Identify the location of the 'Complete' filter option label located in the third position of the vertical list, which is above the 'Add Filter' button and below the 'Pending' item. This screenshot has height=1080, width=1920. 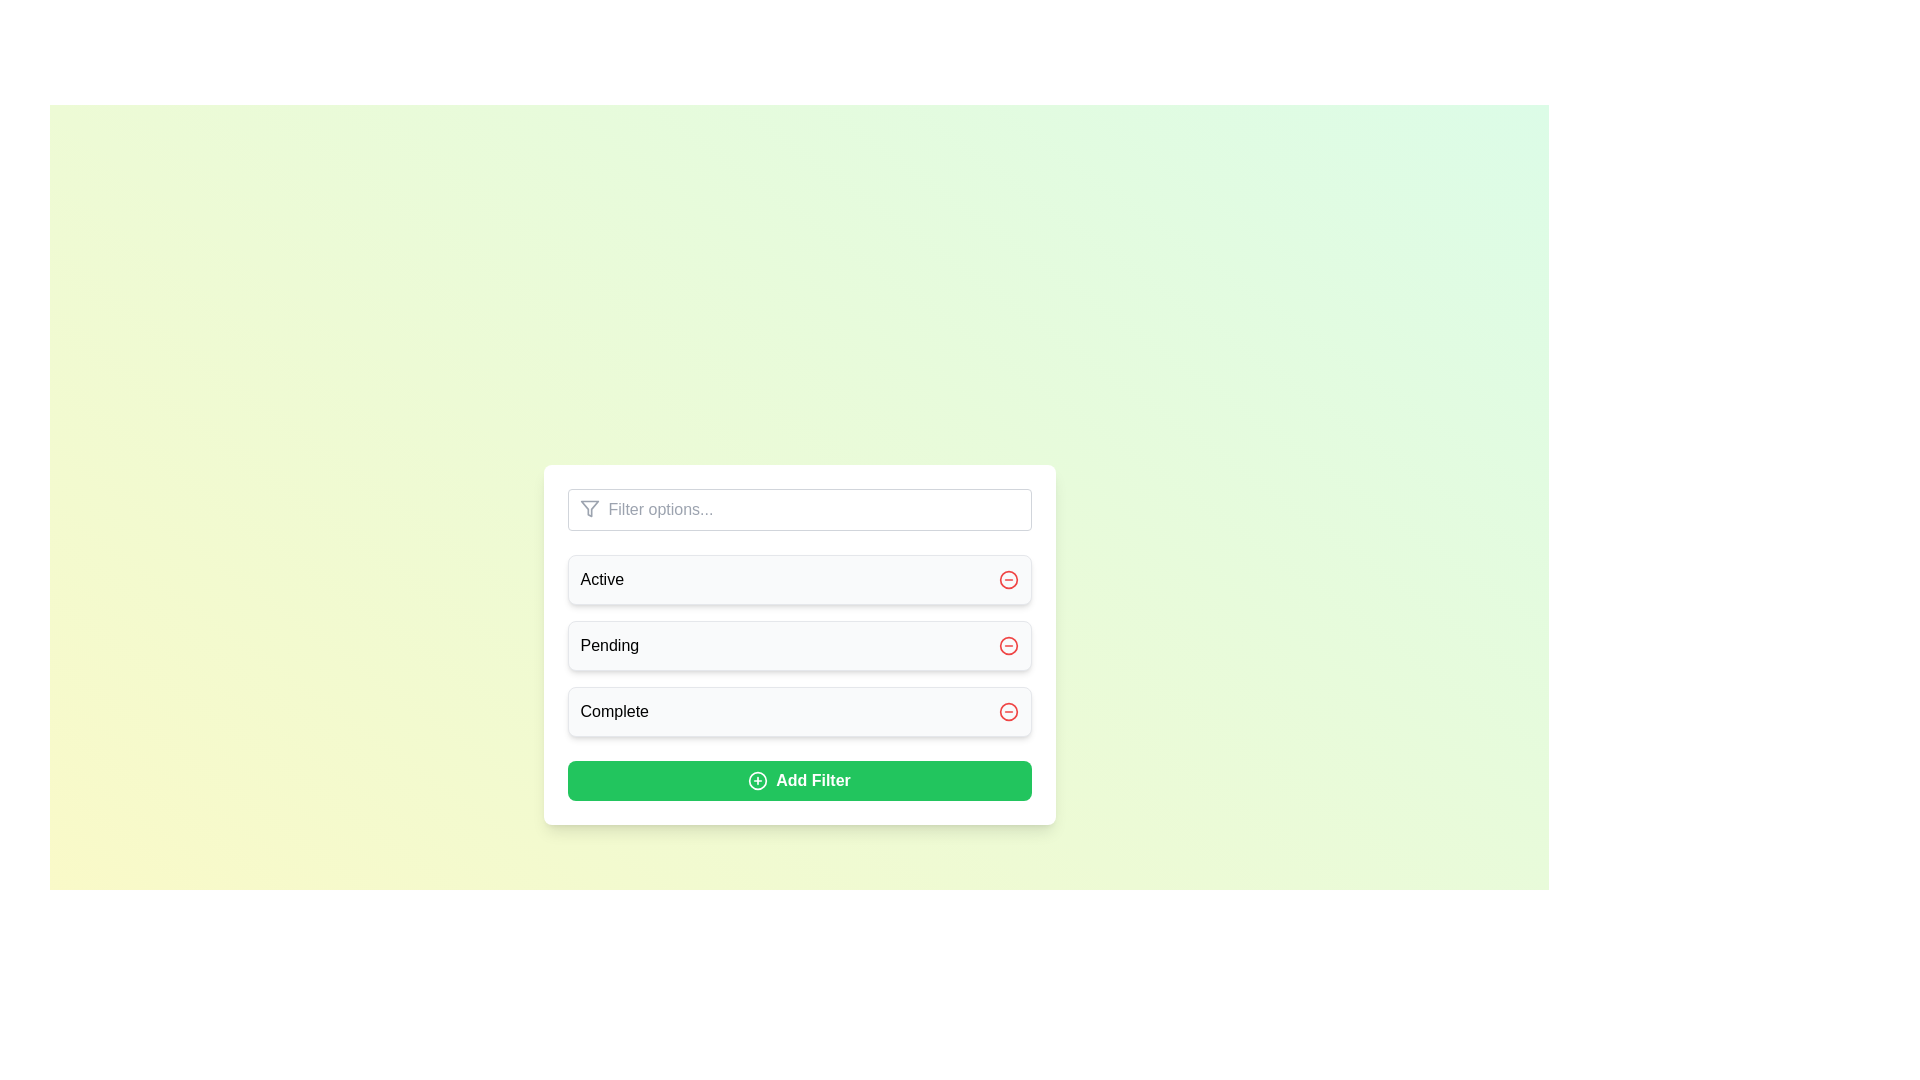
(613, 711).